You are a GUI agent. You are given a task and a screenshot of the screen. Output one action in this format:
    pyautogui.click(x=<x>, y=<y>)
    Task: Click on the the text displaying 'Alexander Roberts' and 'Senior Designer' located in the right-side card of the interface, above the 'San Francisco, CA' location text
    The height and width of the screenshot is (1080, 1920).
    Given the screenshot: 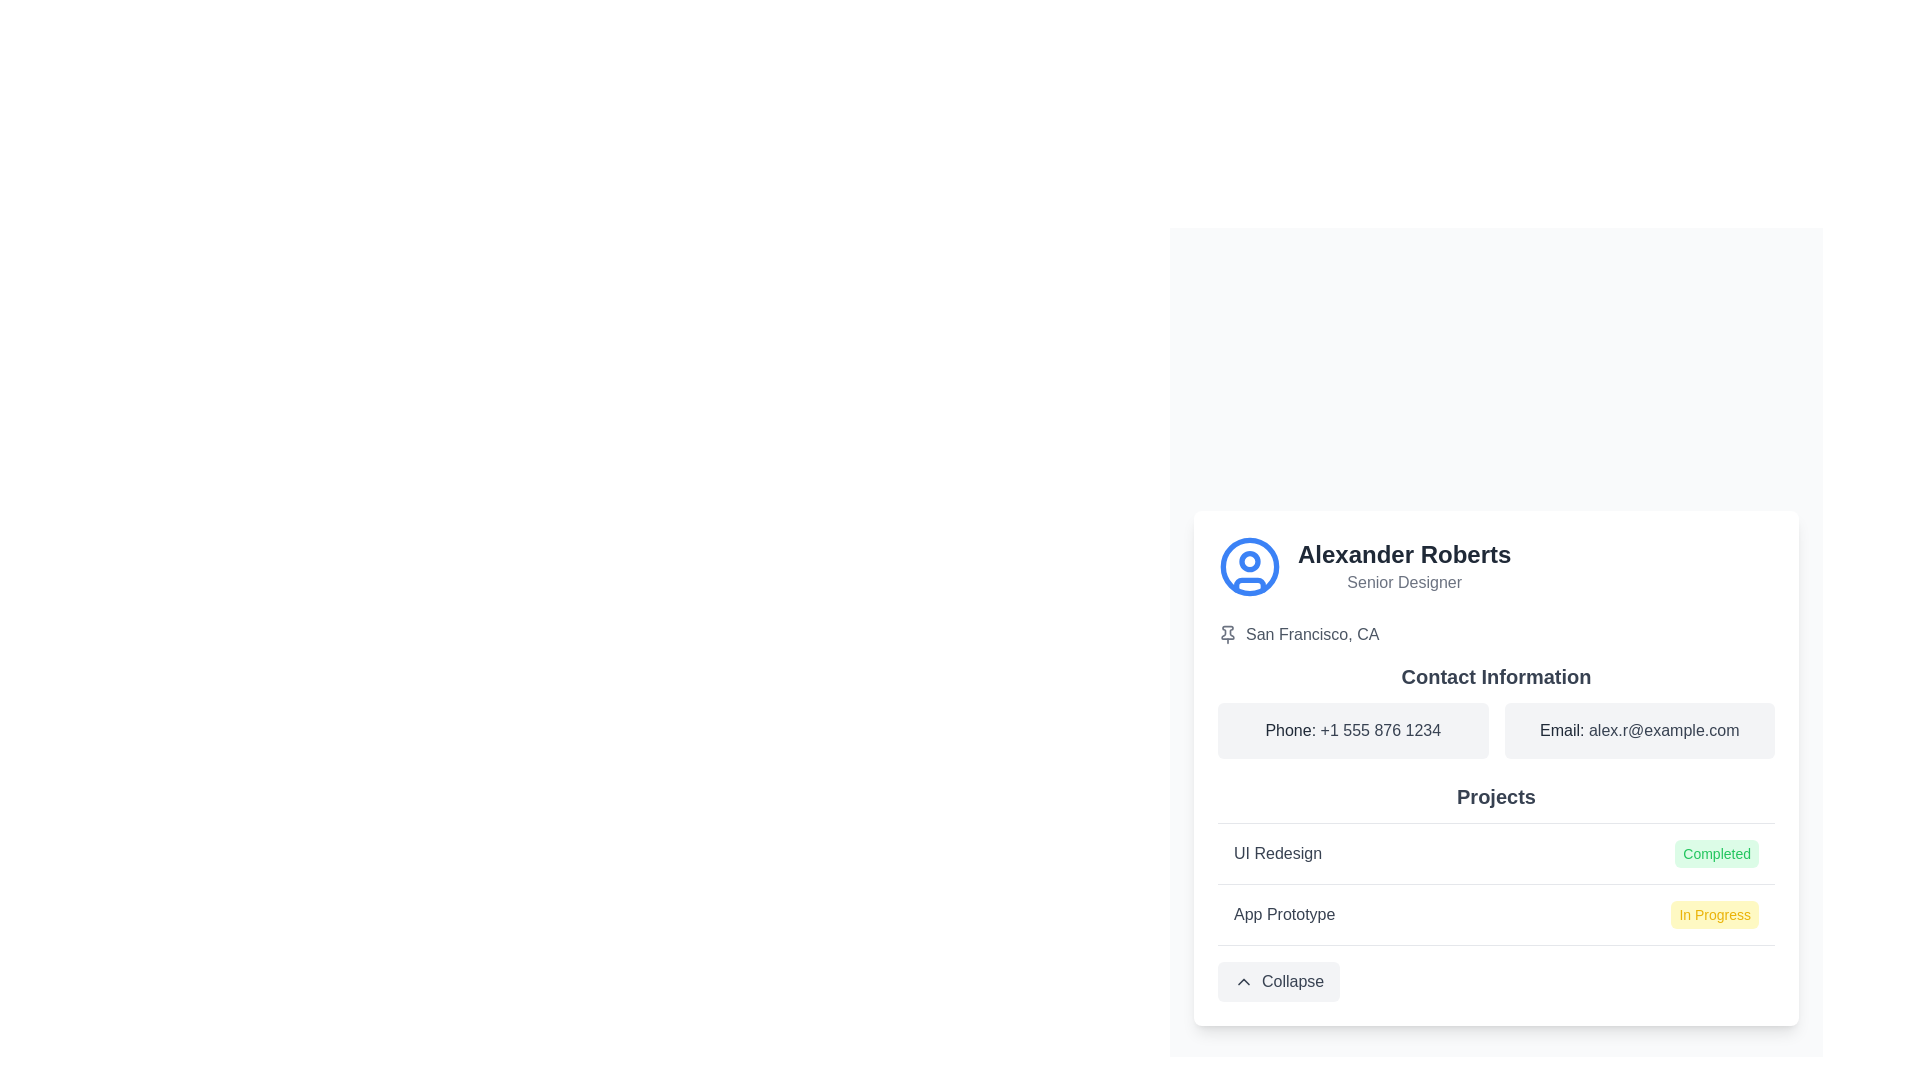 What is the action you would take?
    pyautogui.click(x=1403, y=566)
    